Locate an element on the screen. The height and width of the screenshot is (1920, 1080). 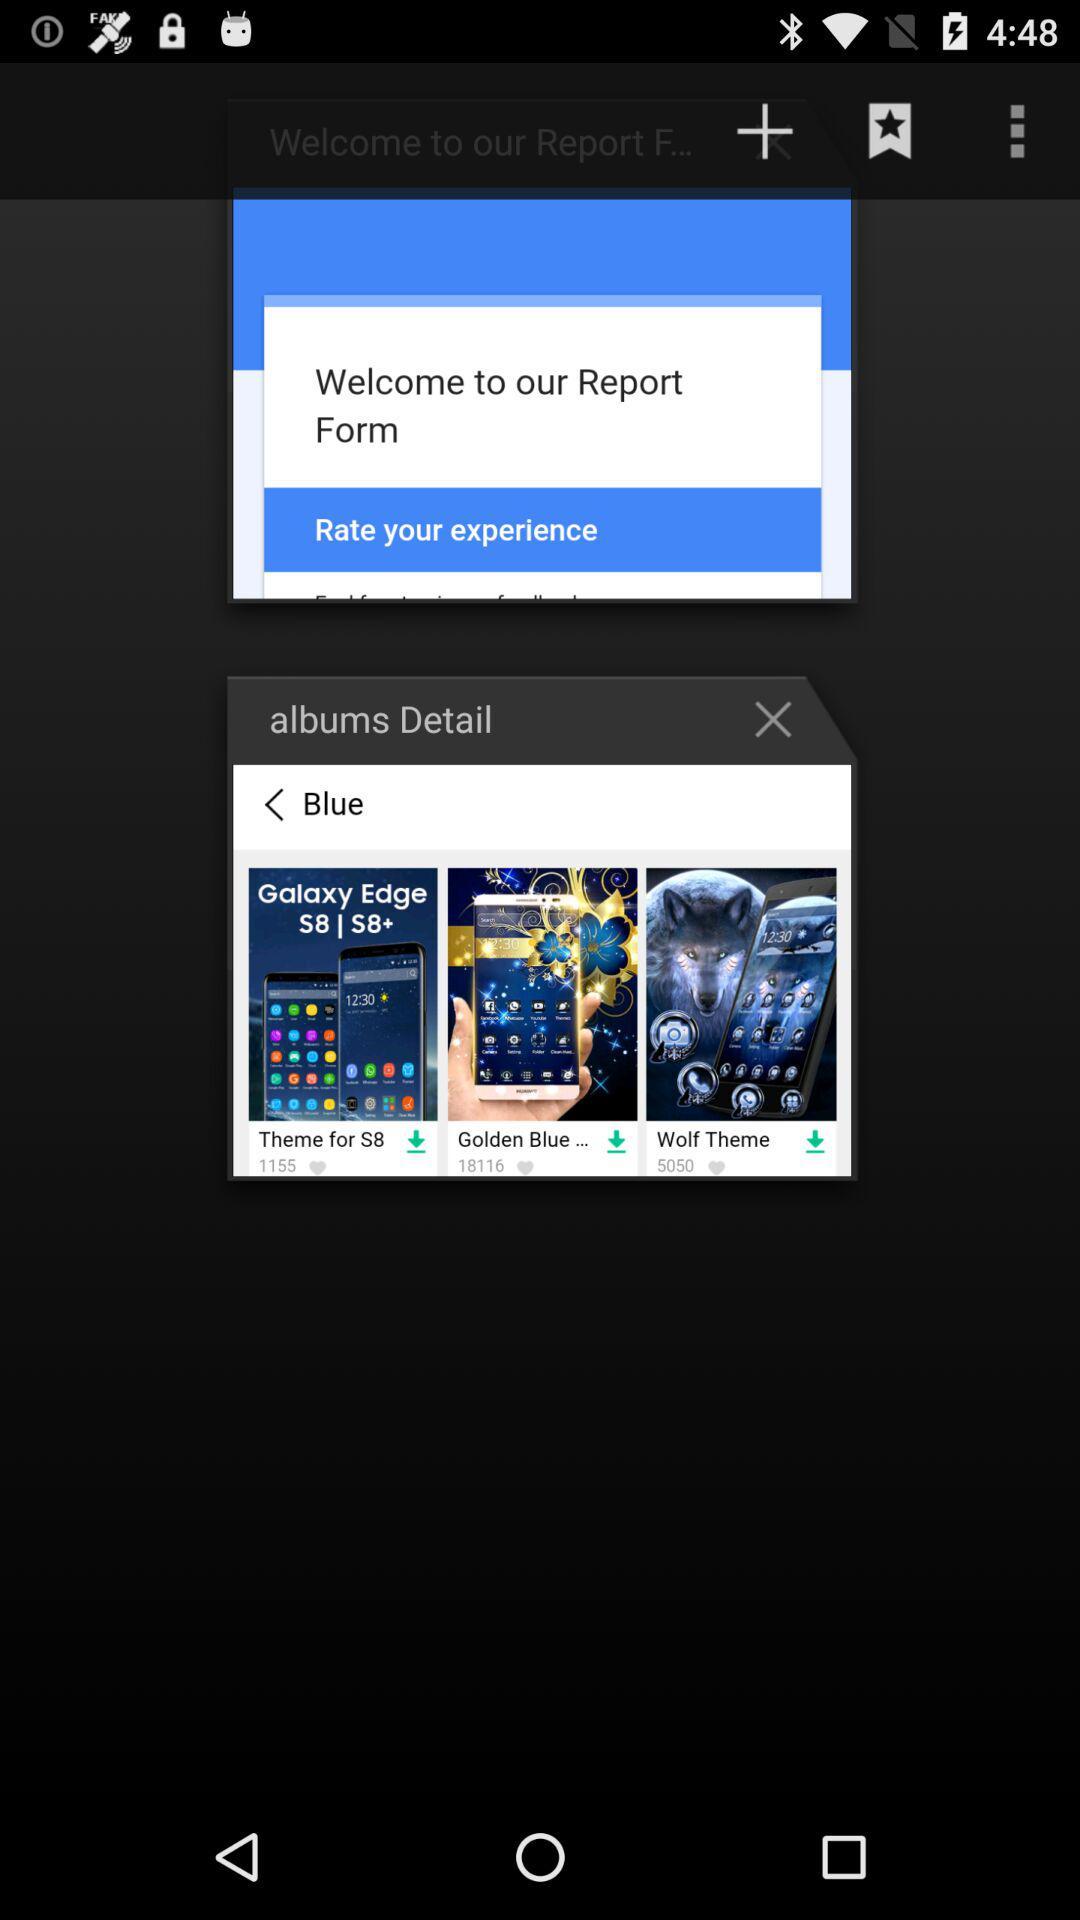
the add icon is located at coordinates (782, 149).